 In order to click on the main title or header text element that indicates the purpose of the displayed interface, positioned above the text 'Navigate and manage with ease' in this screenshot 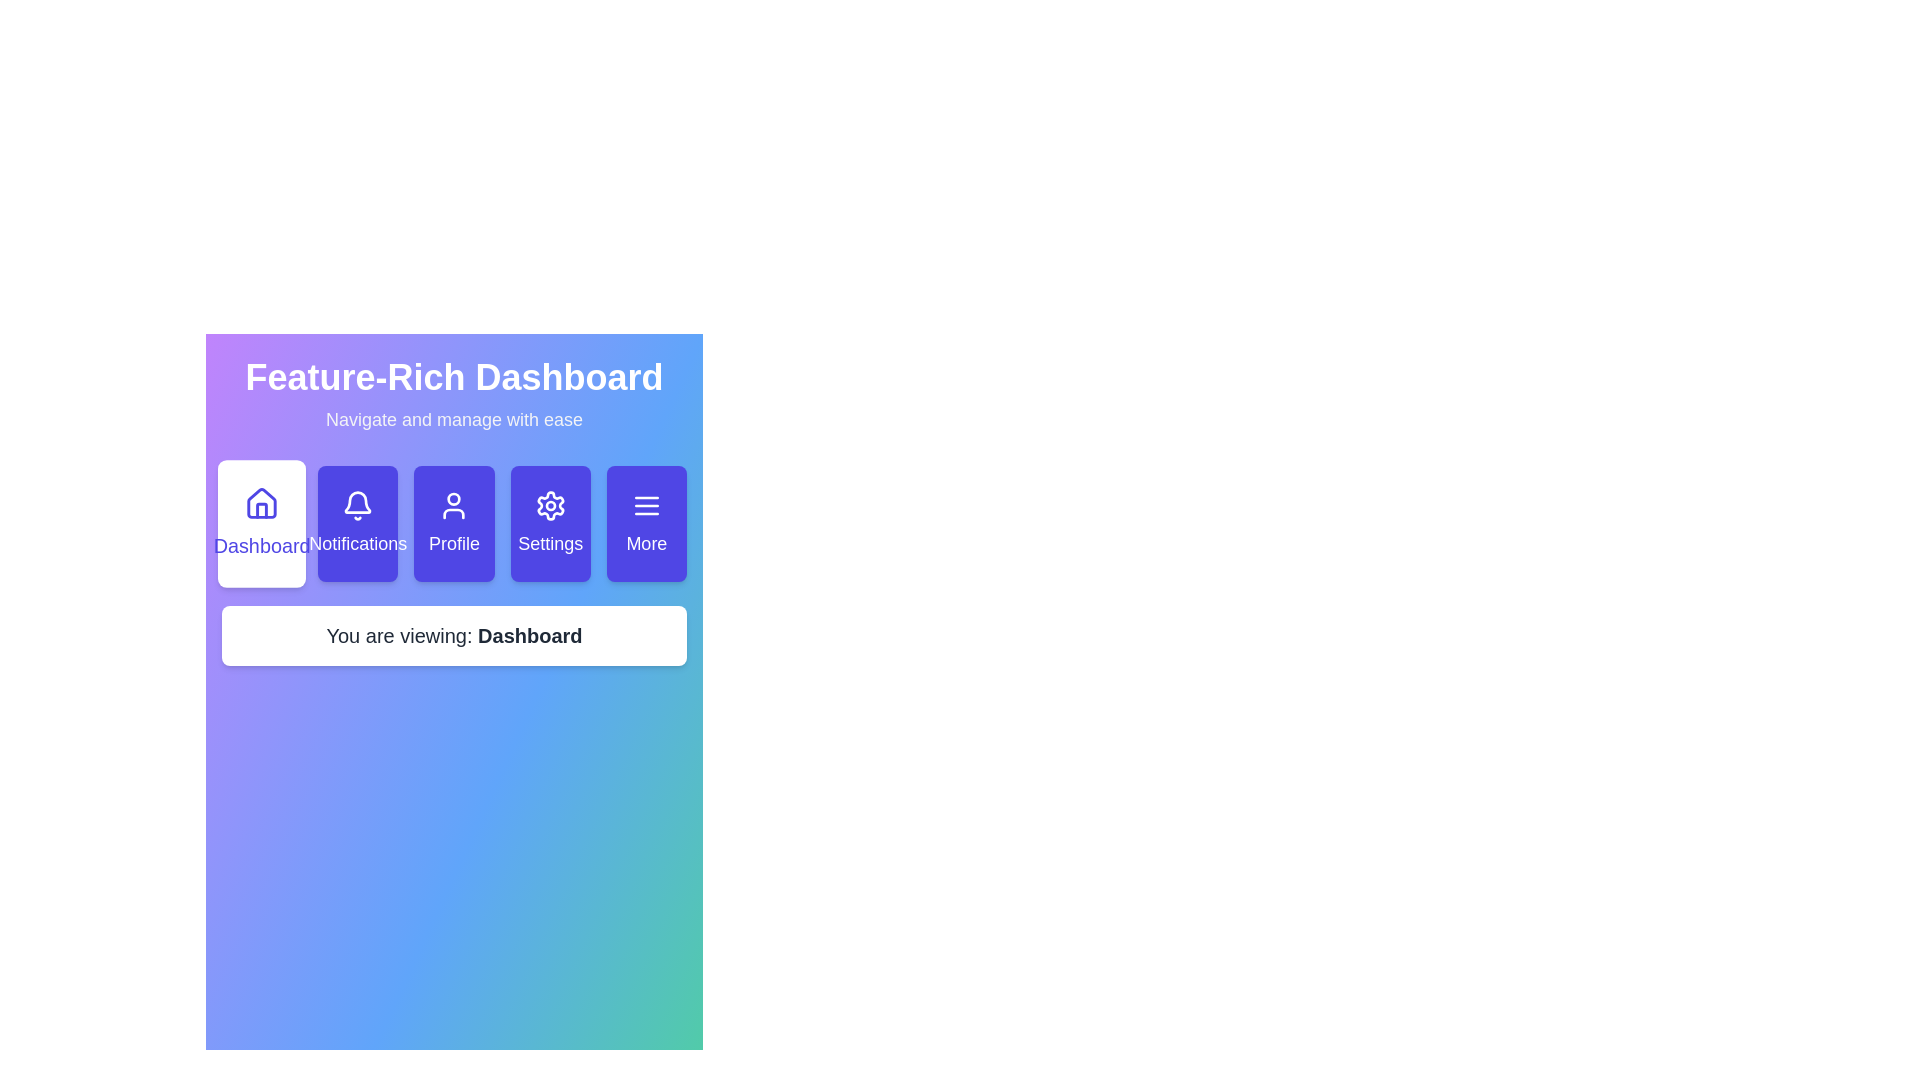, I will do `click(453, 378)`.